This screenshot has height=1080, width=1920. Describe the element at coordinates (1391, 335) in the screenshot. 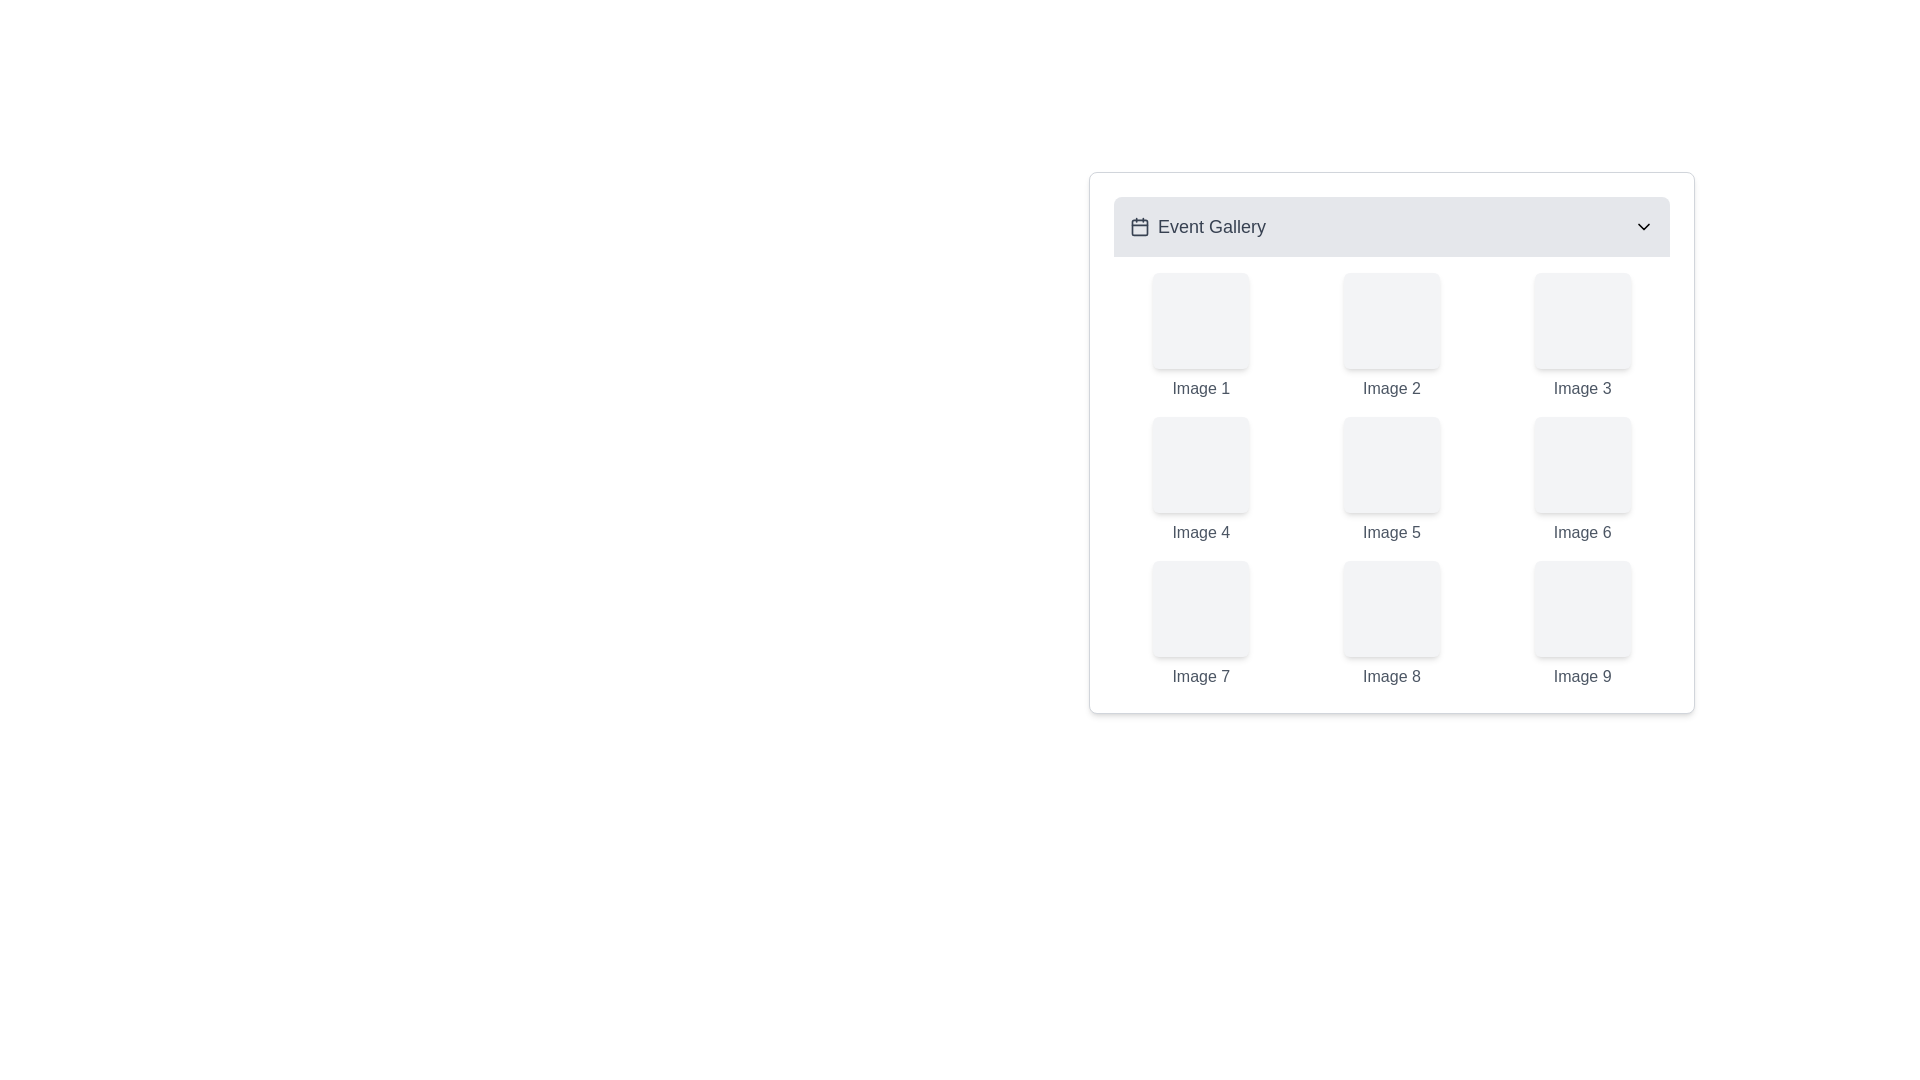

I see `the Gallery item in the grid layout, positioned below 'Event Gallery' and between 'Image 1' and 'Image 3'` at that location.